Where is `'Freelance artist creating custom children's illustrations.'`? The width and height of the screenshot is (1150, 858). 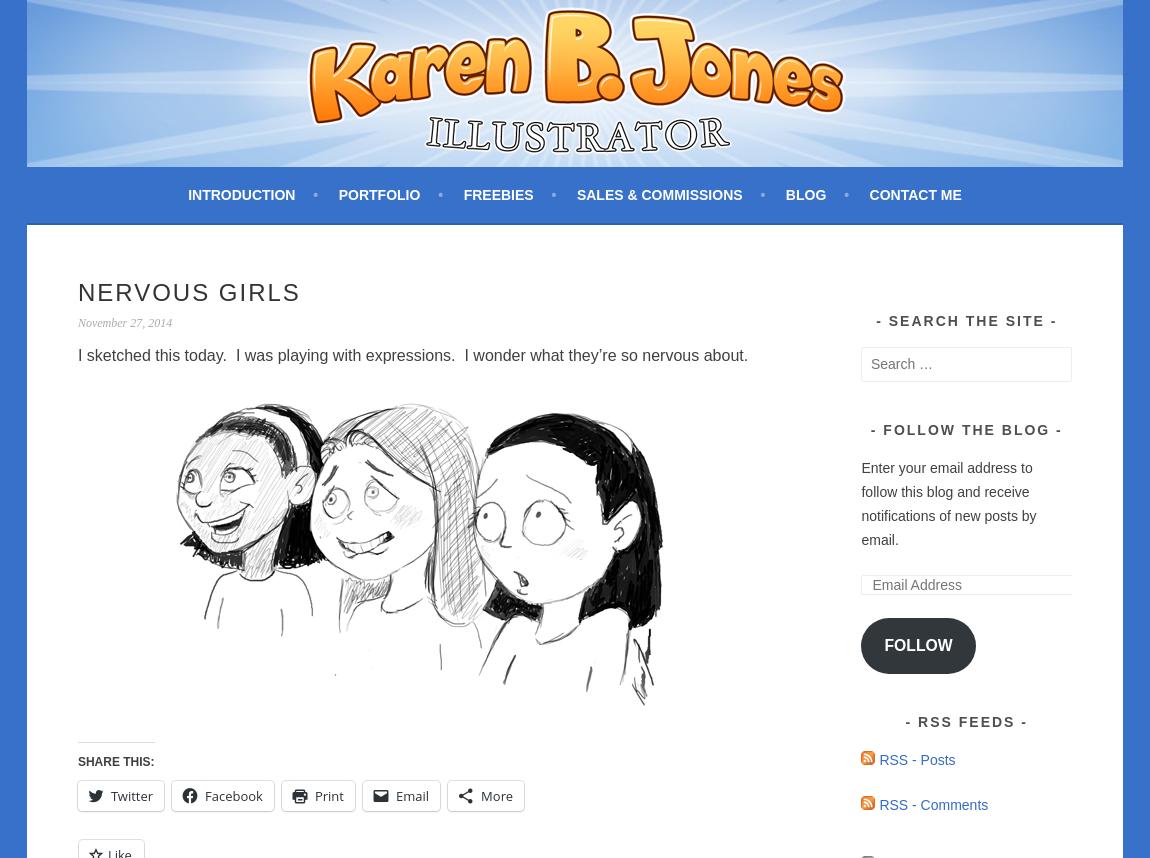
'Freelance artist creating custom children's illustrations.' is located at coordinates (357, 178).